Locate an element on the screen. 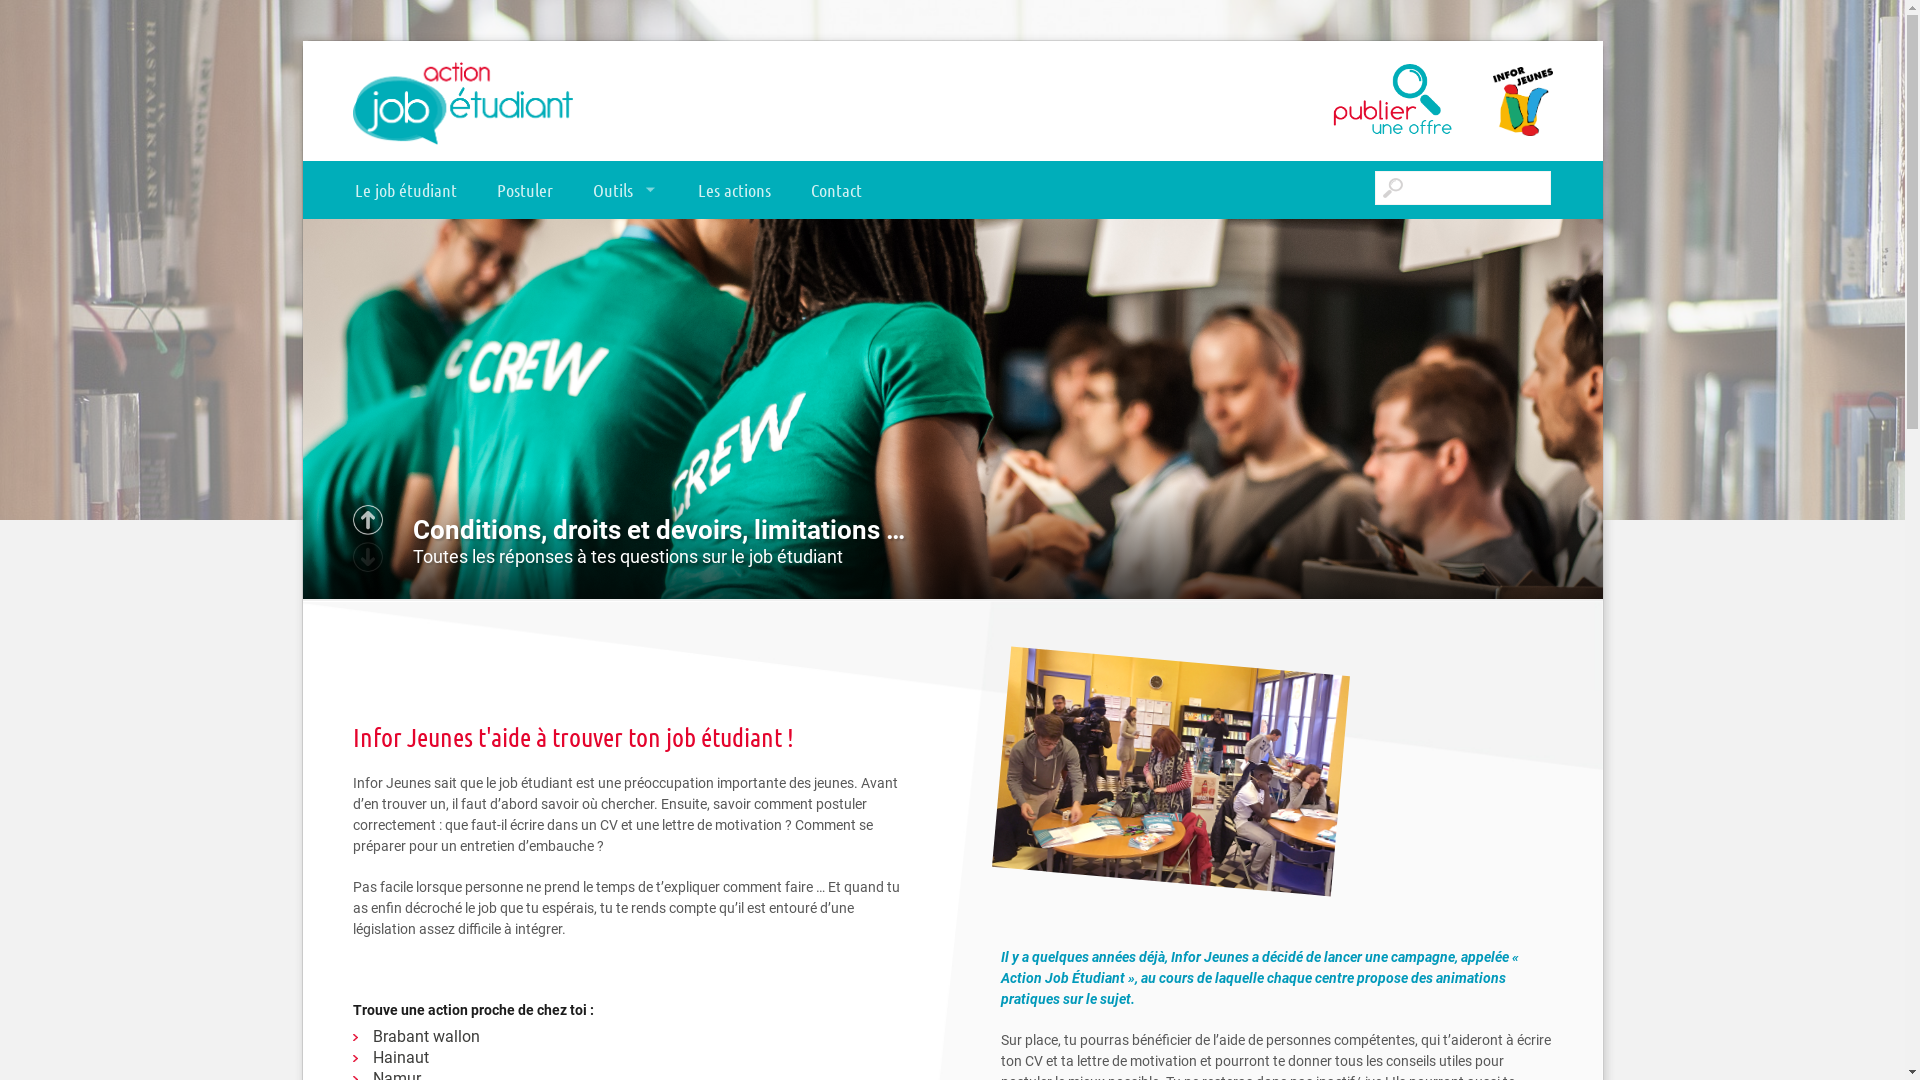  'Postuler' is located at coordinates (523, 191).